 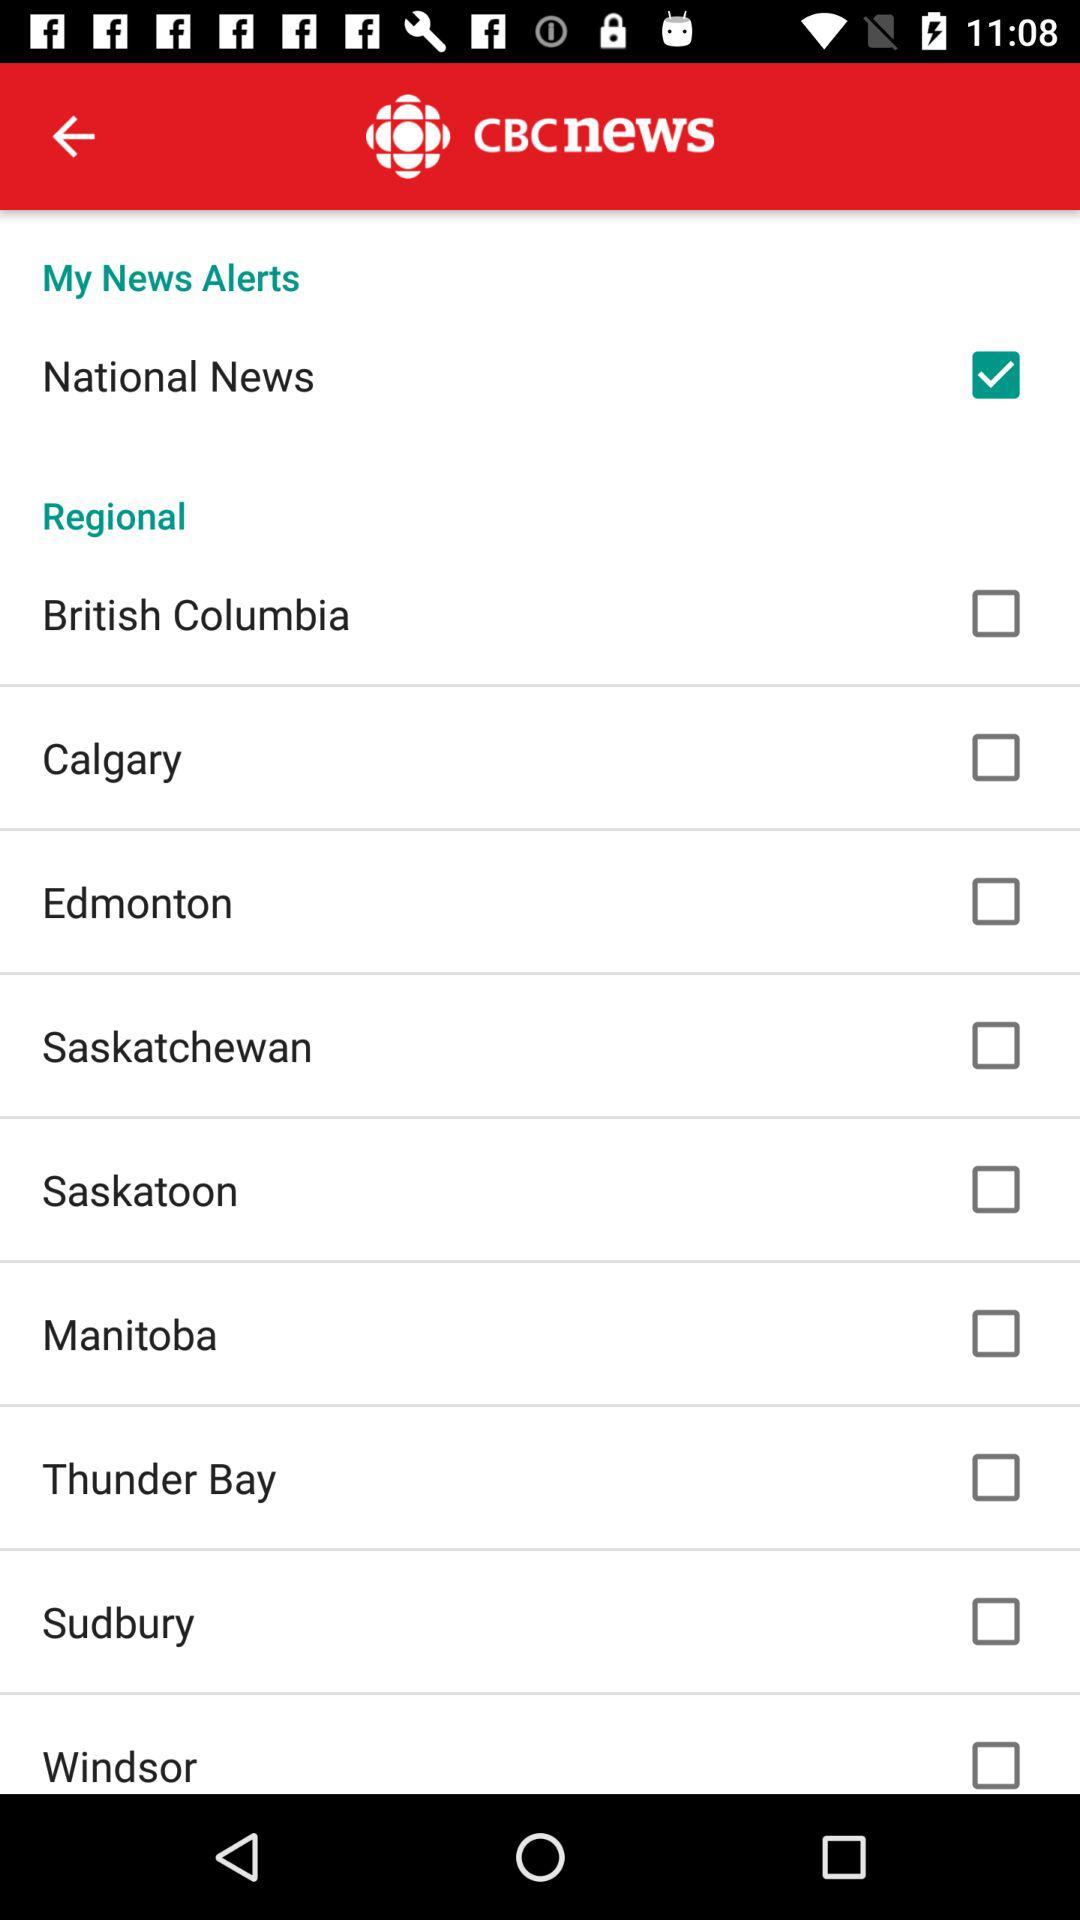 I want to click on the item above regional item, so click(x=177, y=374).